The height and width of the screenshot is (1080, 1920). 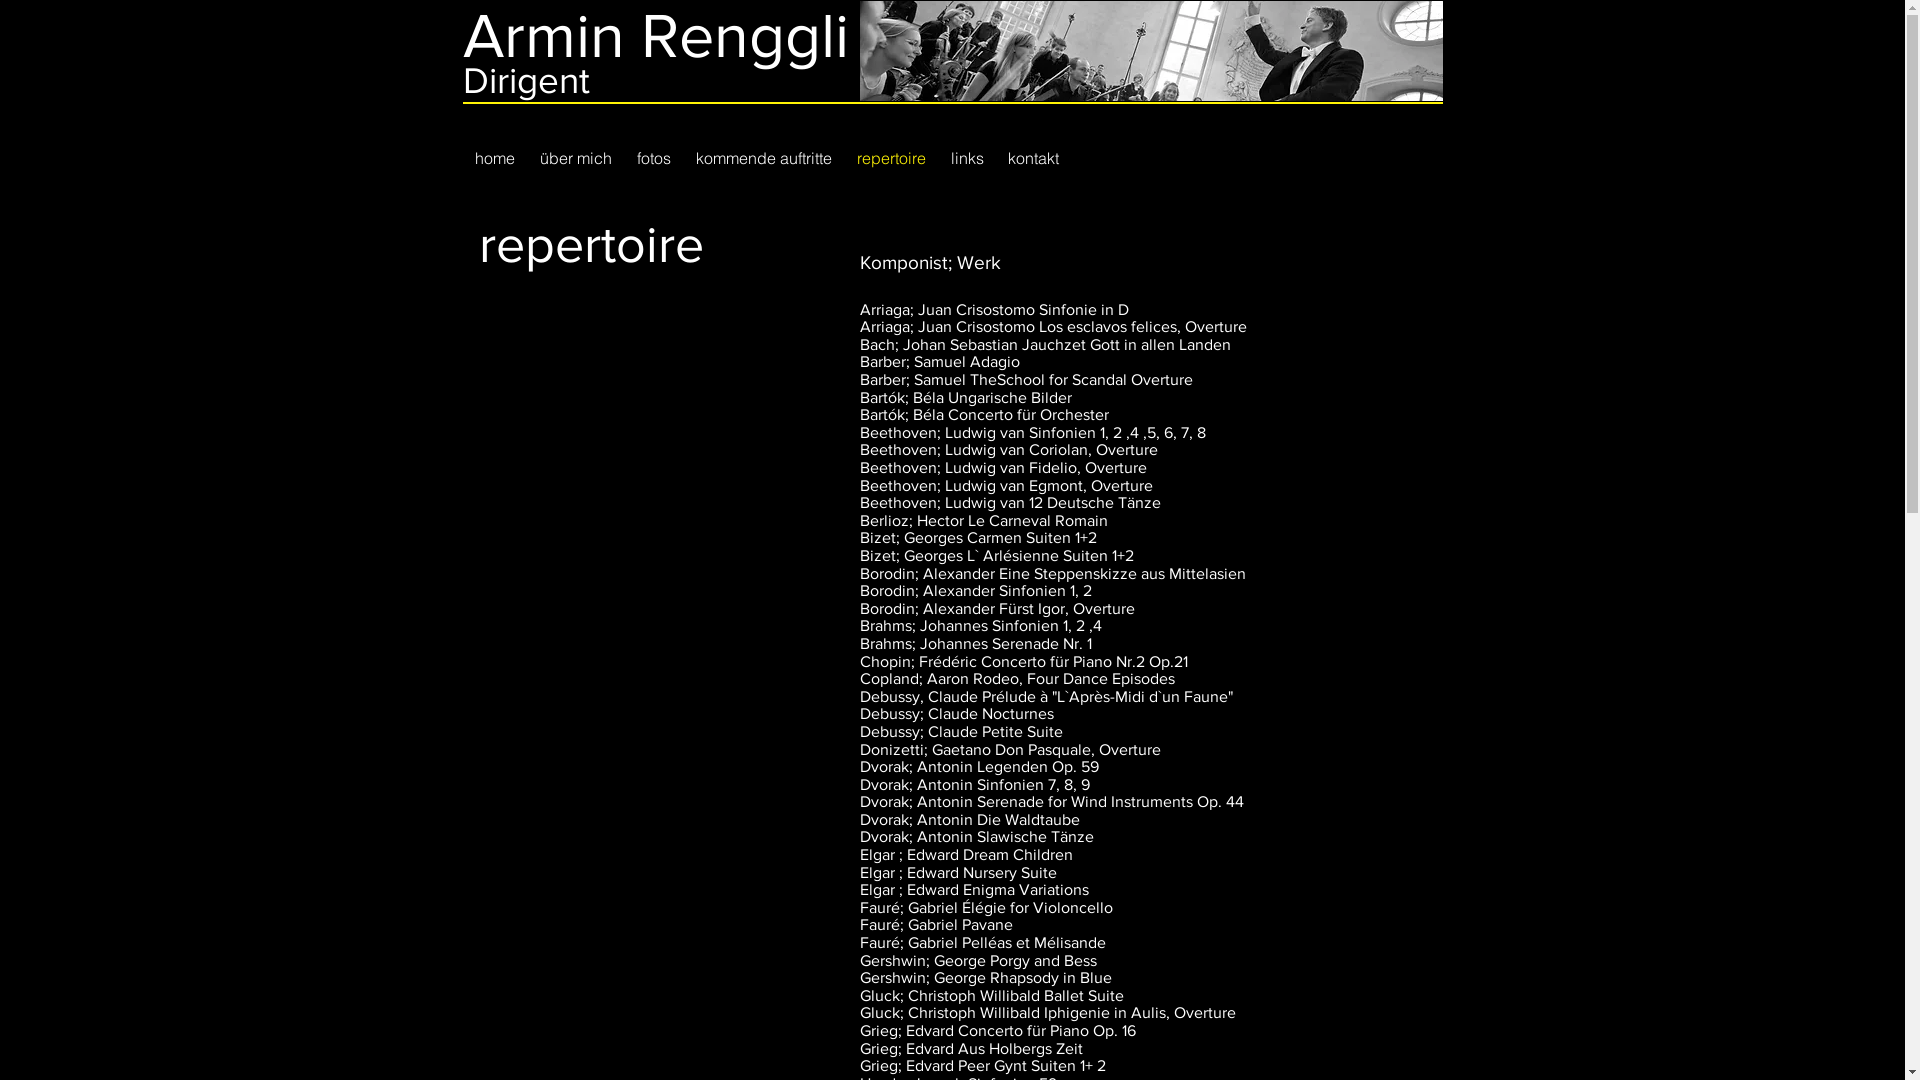 I want to click on 'kommende auftritte', so click(x=763, y=157).